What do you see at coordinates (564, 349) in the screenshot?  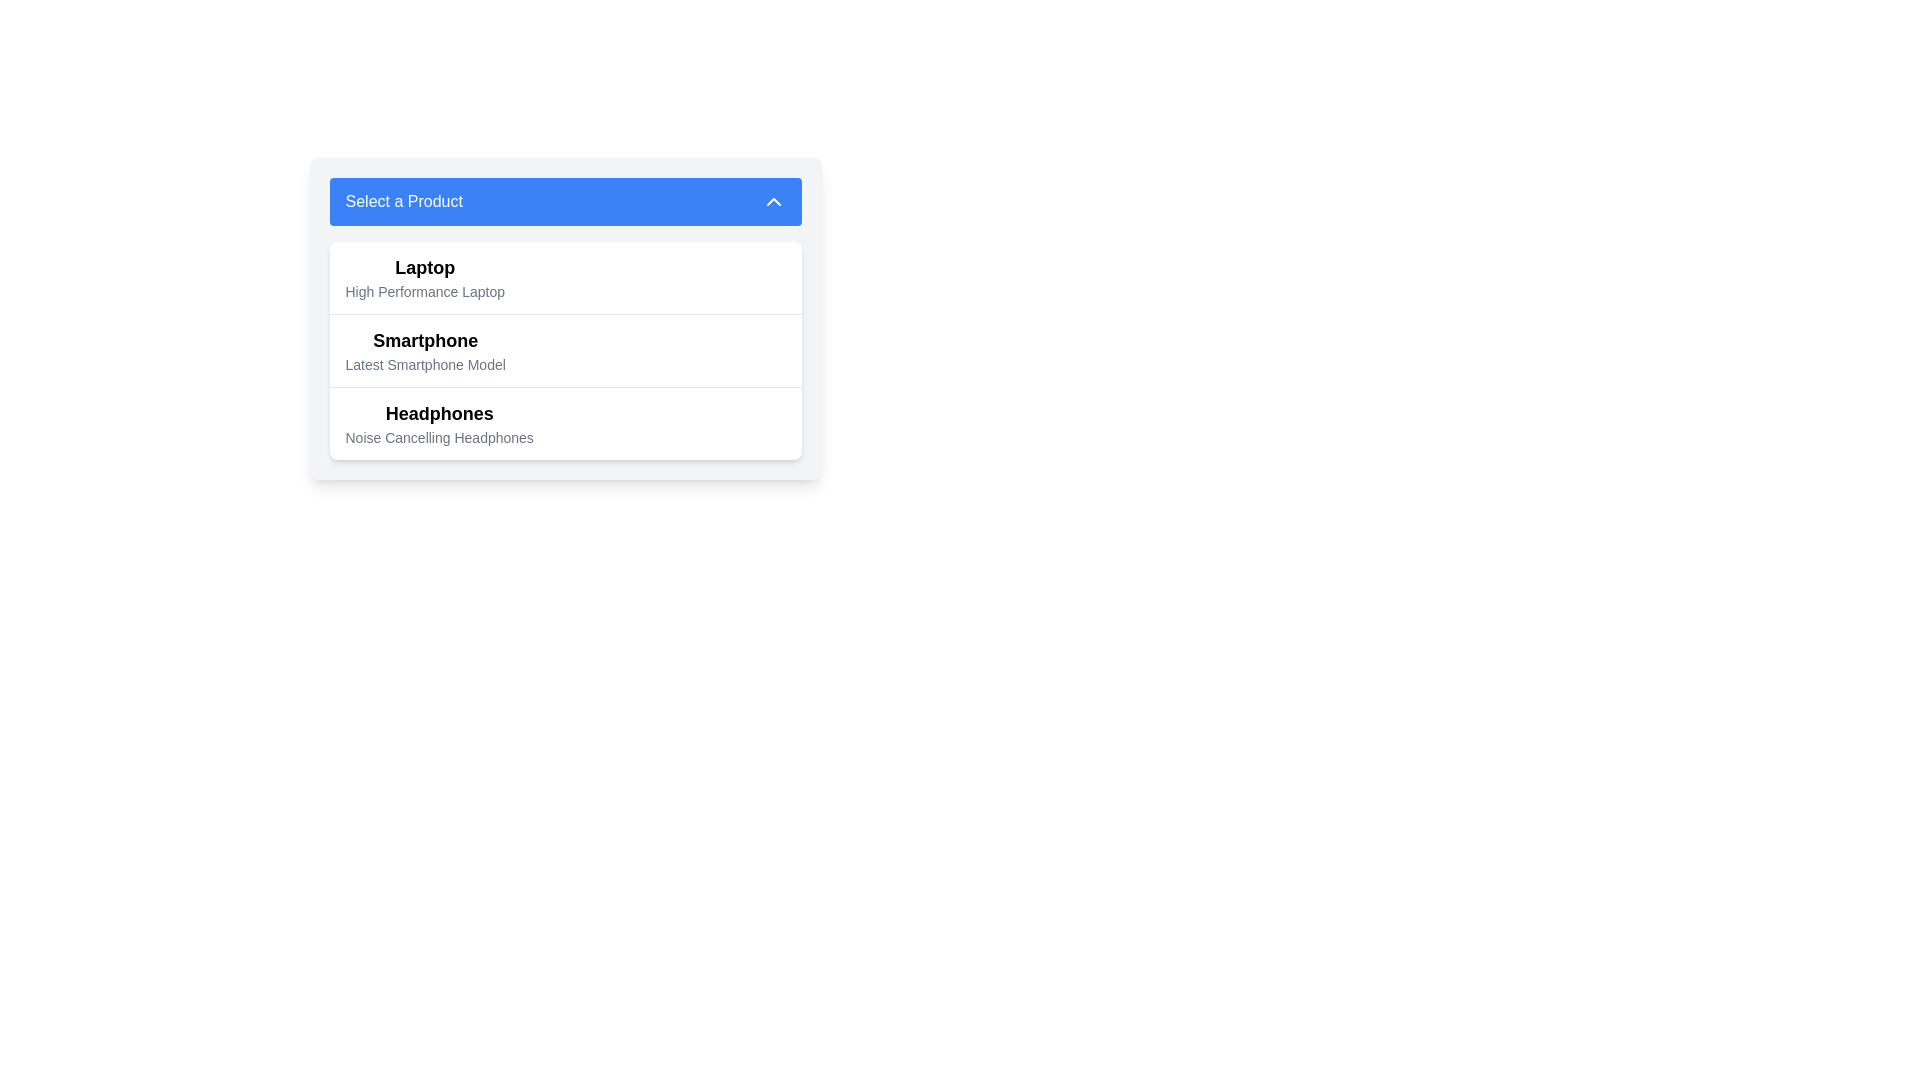 I see `the selectable list item titled 'Smartphone', which is the second item in a vertical list` at bounding box center [564, 349].